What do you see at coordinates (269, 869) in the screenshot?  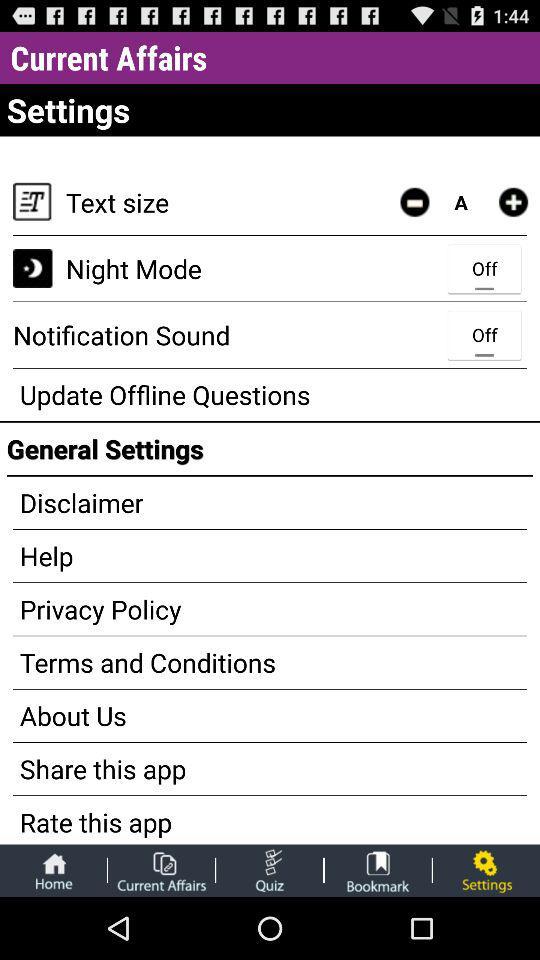 I see `quiz` at bounding box center [269, 869].